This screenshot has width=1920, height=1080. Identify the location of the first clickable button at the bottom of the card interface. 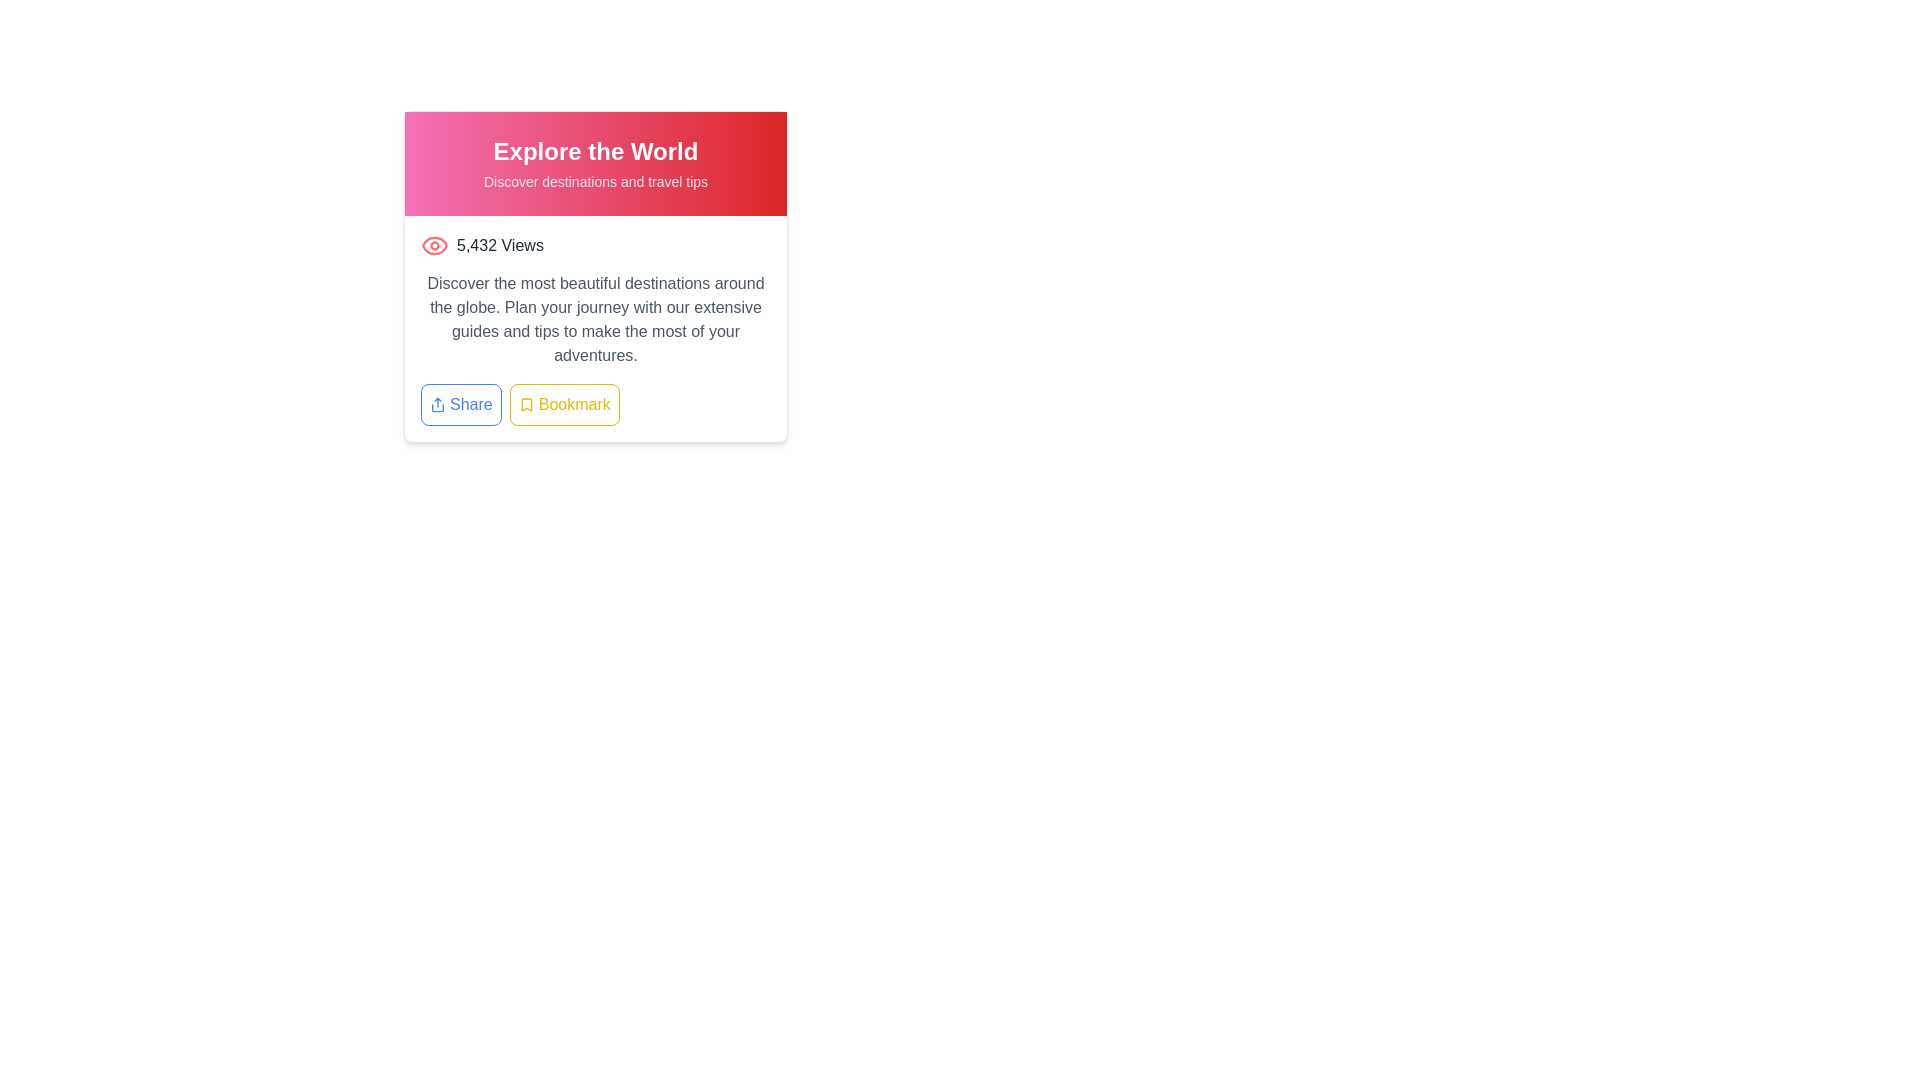
(460, 405).